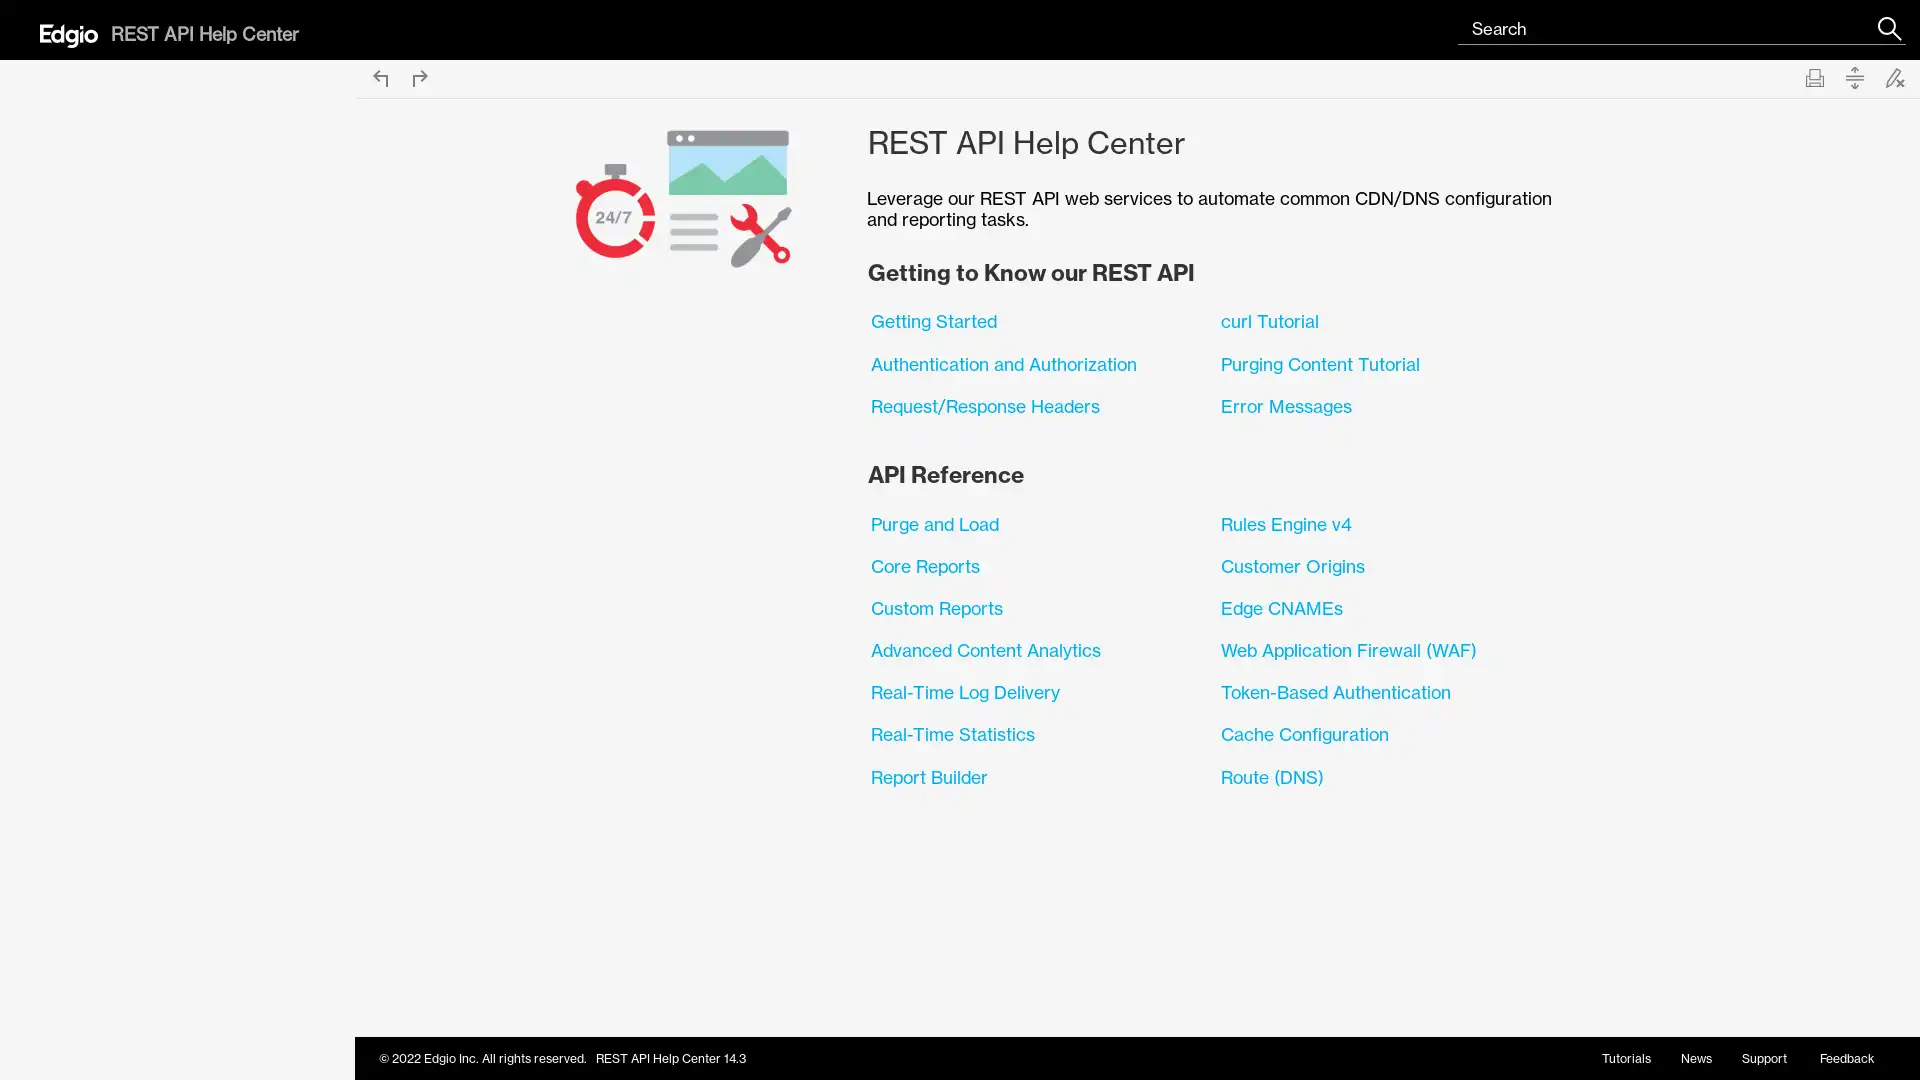 The width and height of the screenshot is (1920, 1080). What do you see at coordinates (1894, 76) in the screenshot?
I see `remove highlight` at bounding box center [1894, 76].